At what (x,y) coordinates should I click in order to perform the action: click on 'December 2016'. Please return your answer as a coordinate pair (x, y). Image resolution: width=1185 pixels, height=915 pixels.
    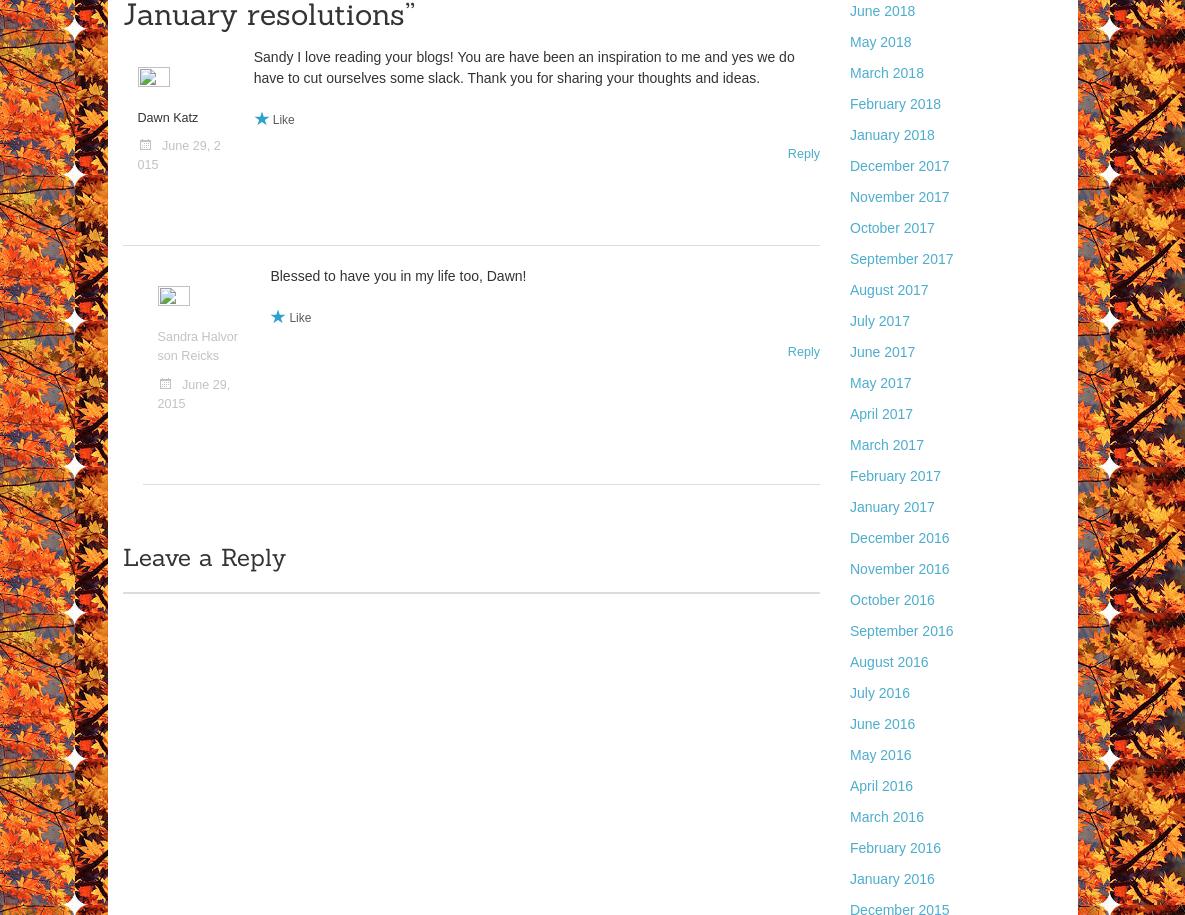
    Looking at the image, I should click on (849, 538).